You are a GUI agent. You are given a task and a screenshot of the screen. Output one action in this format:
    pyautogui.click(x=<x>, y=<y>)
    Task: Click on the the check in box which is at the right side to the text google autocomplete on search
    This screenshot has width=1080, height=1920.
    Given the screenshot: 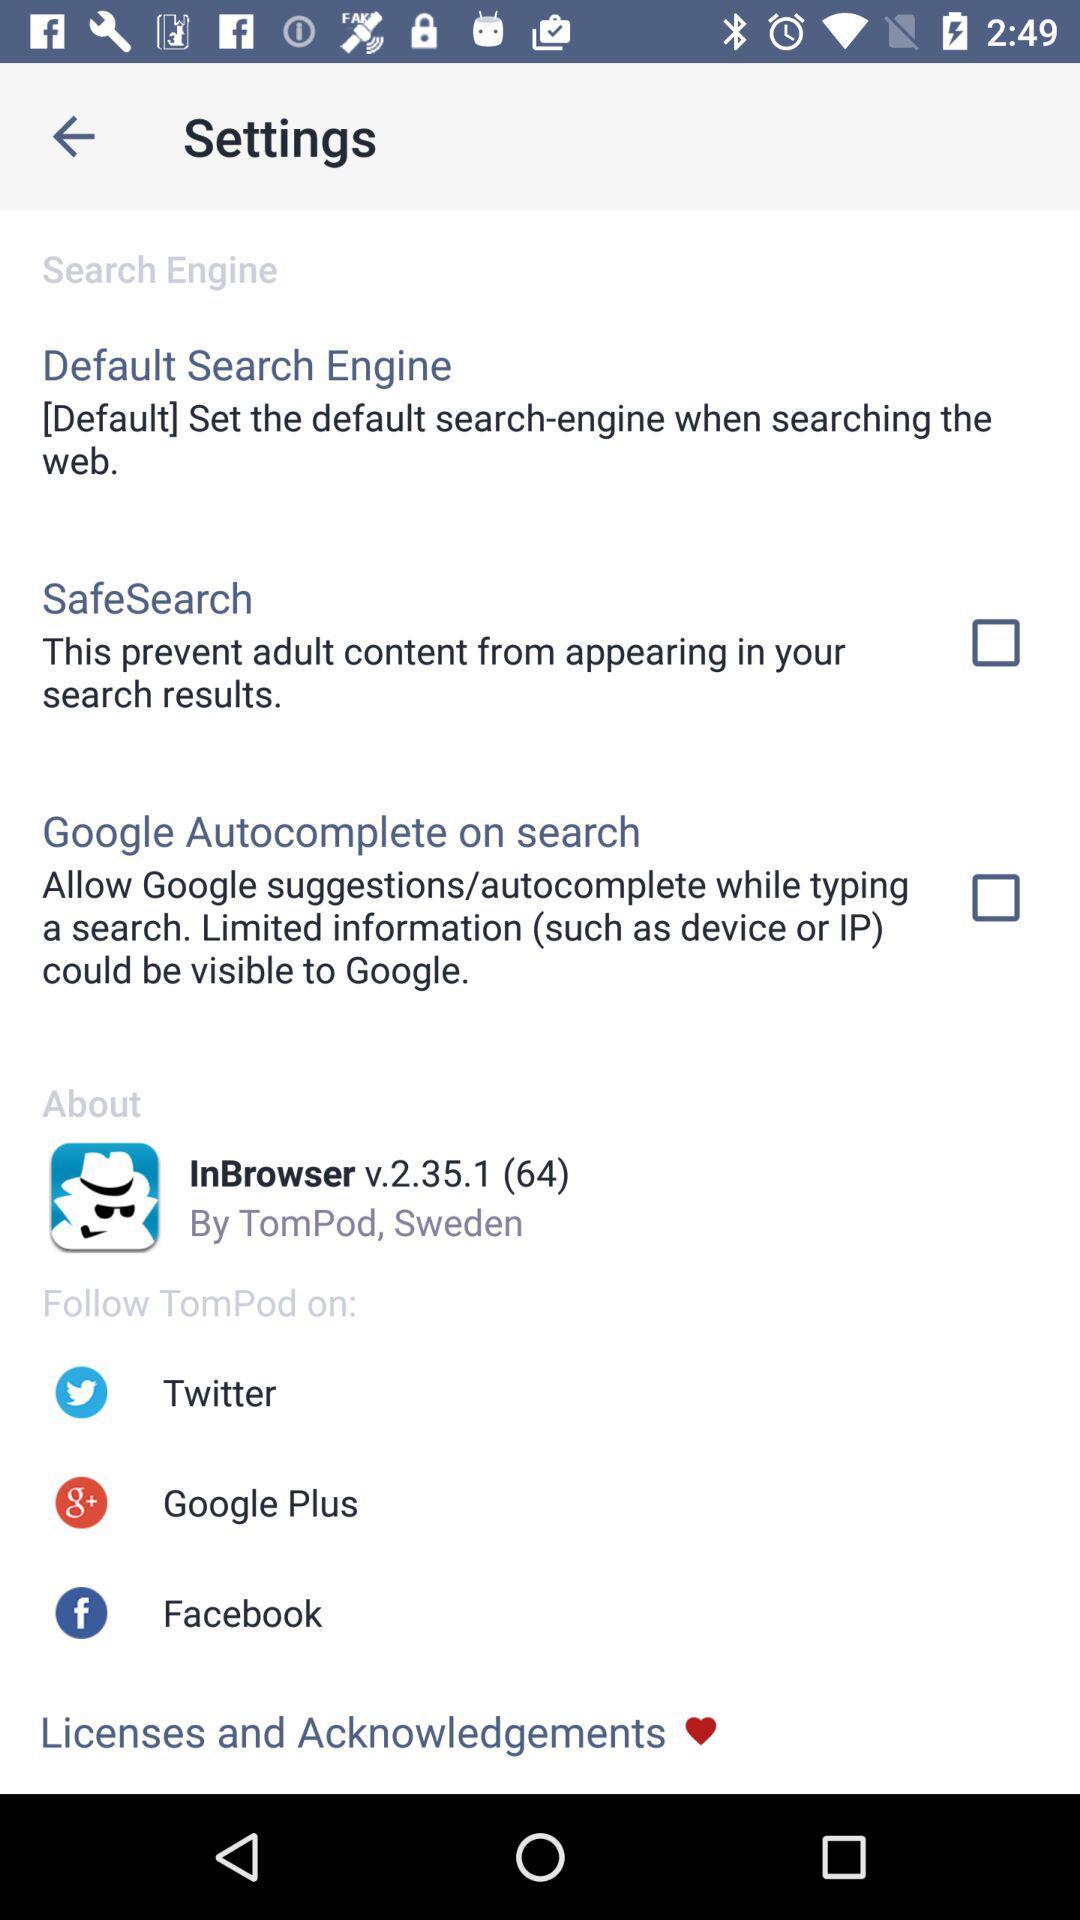 What is the action you would take?
    pyautogui.click(x=995, y=896)
    